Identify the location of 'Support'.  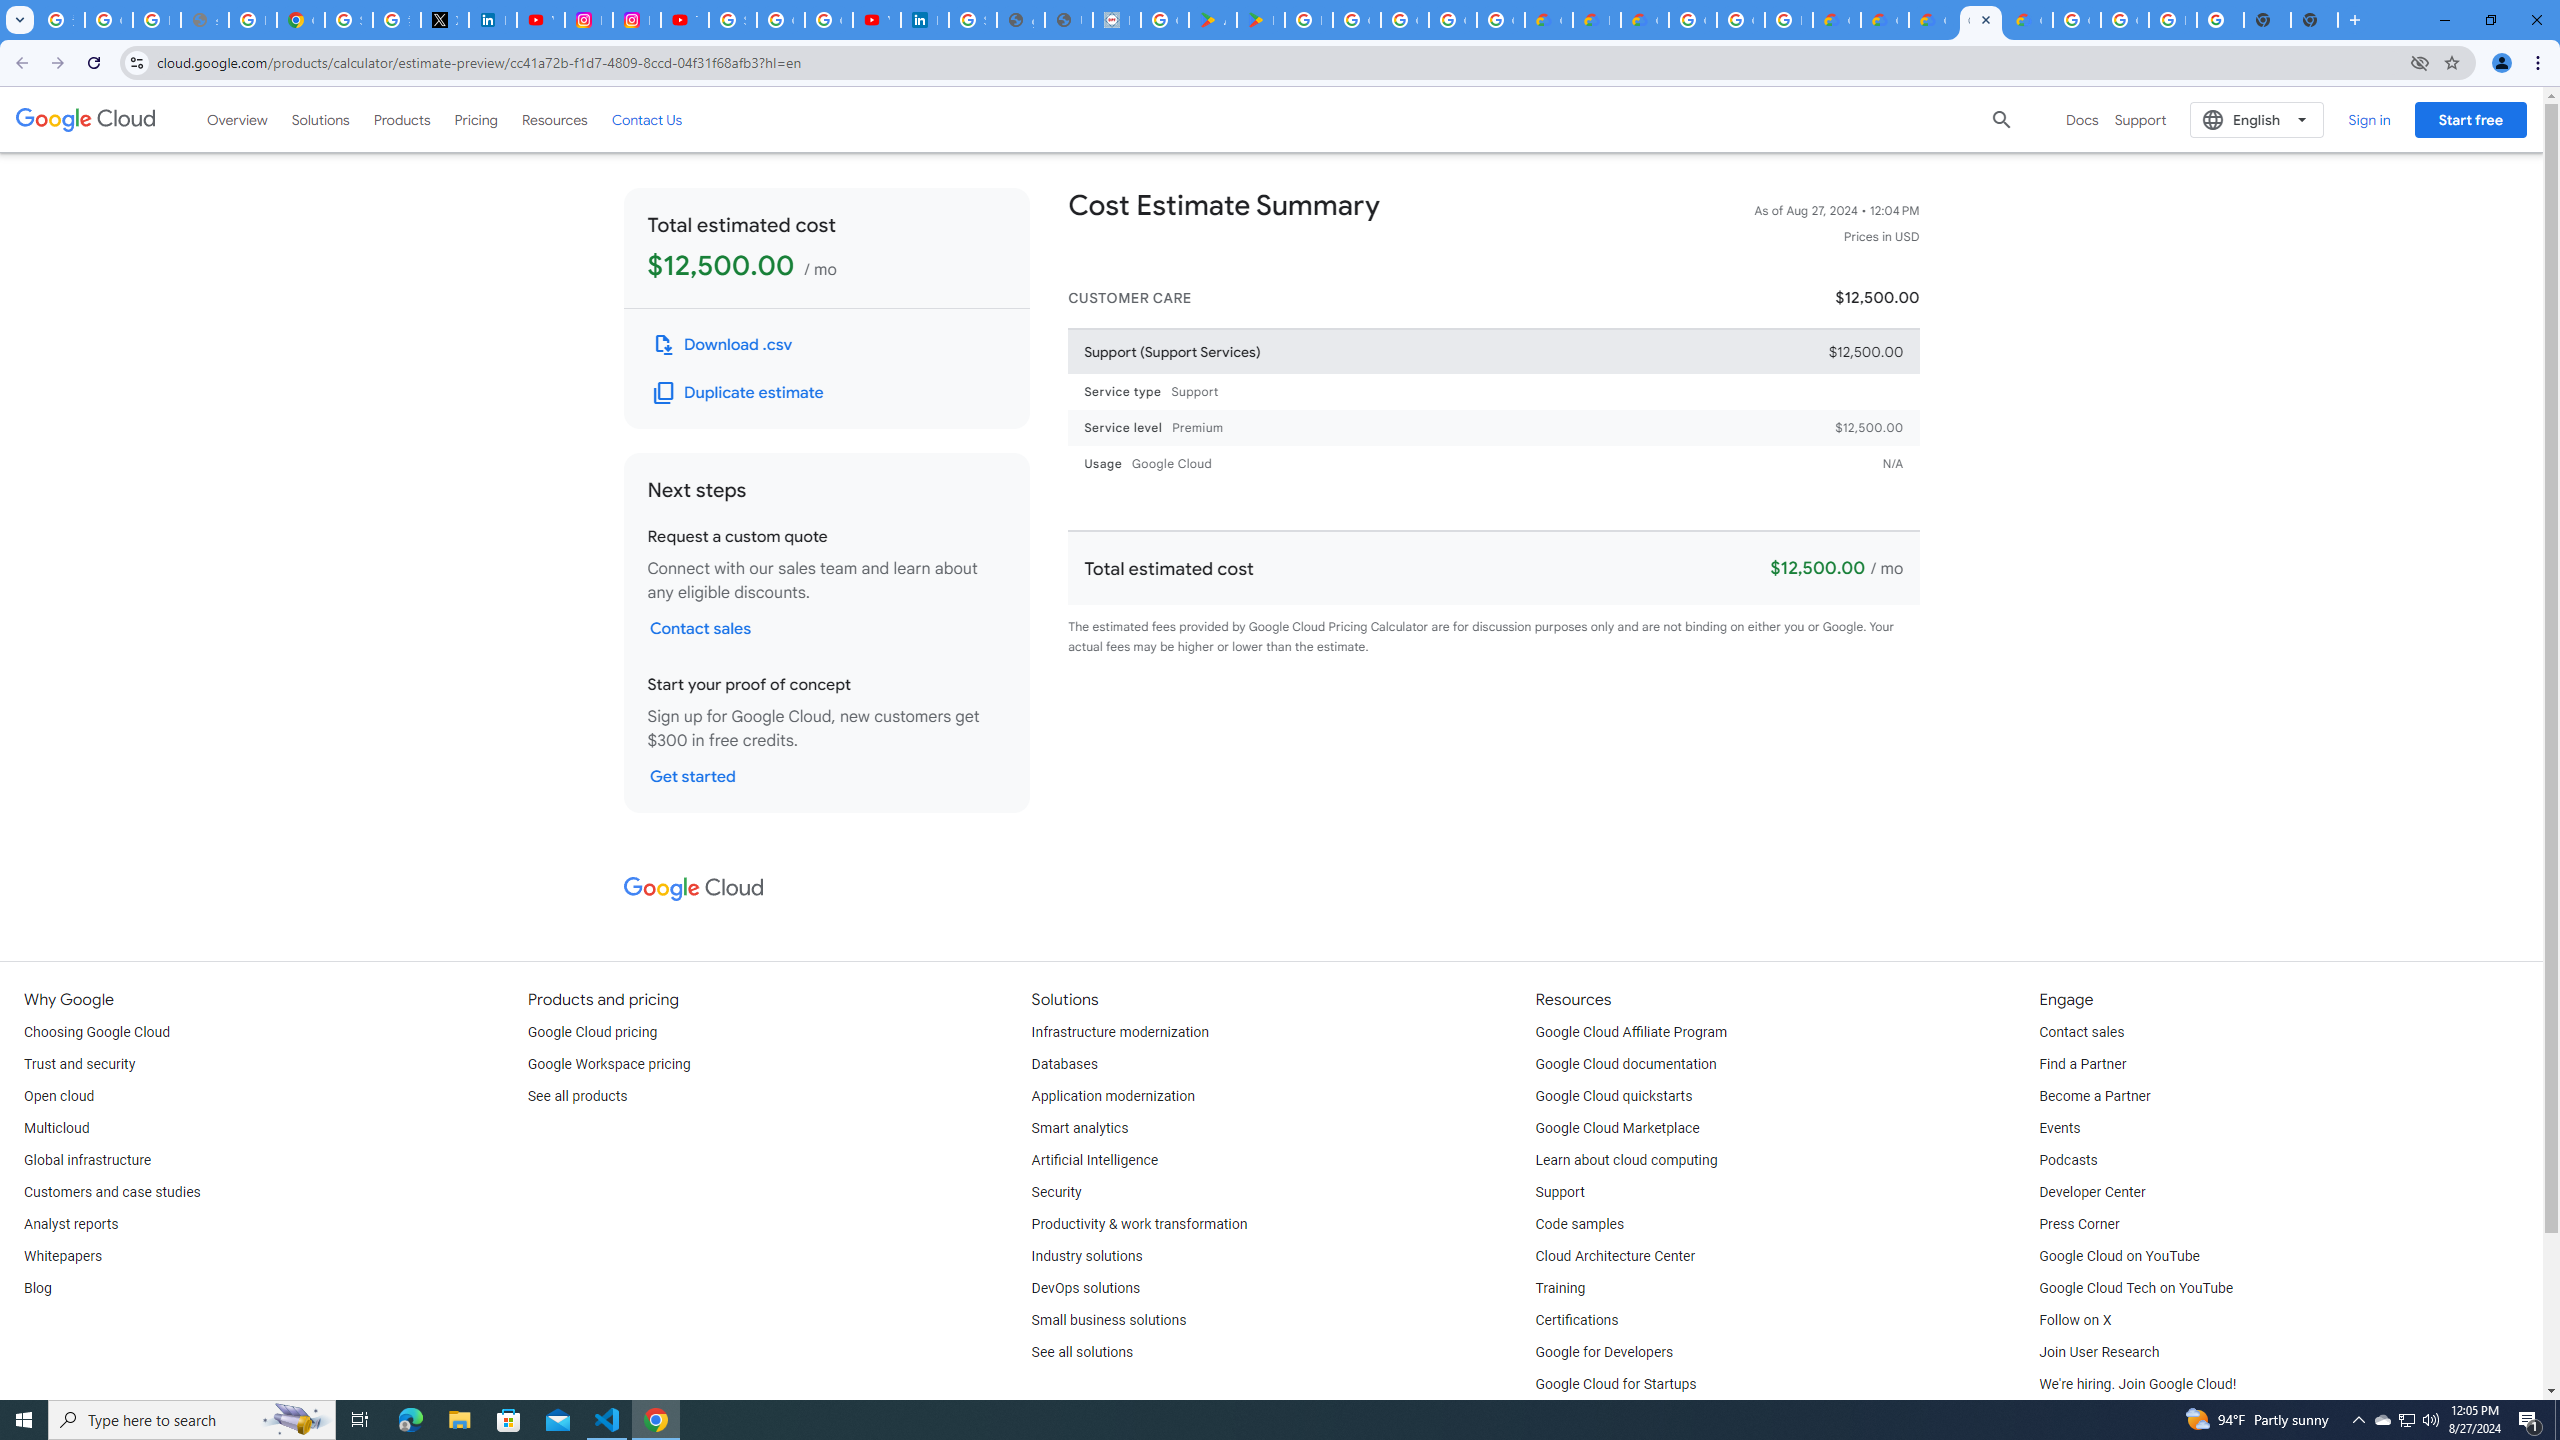
(1560, 1192).